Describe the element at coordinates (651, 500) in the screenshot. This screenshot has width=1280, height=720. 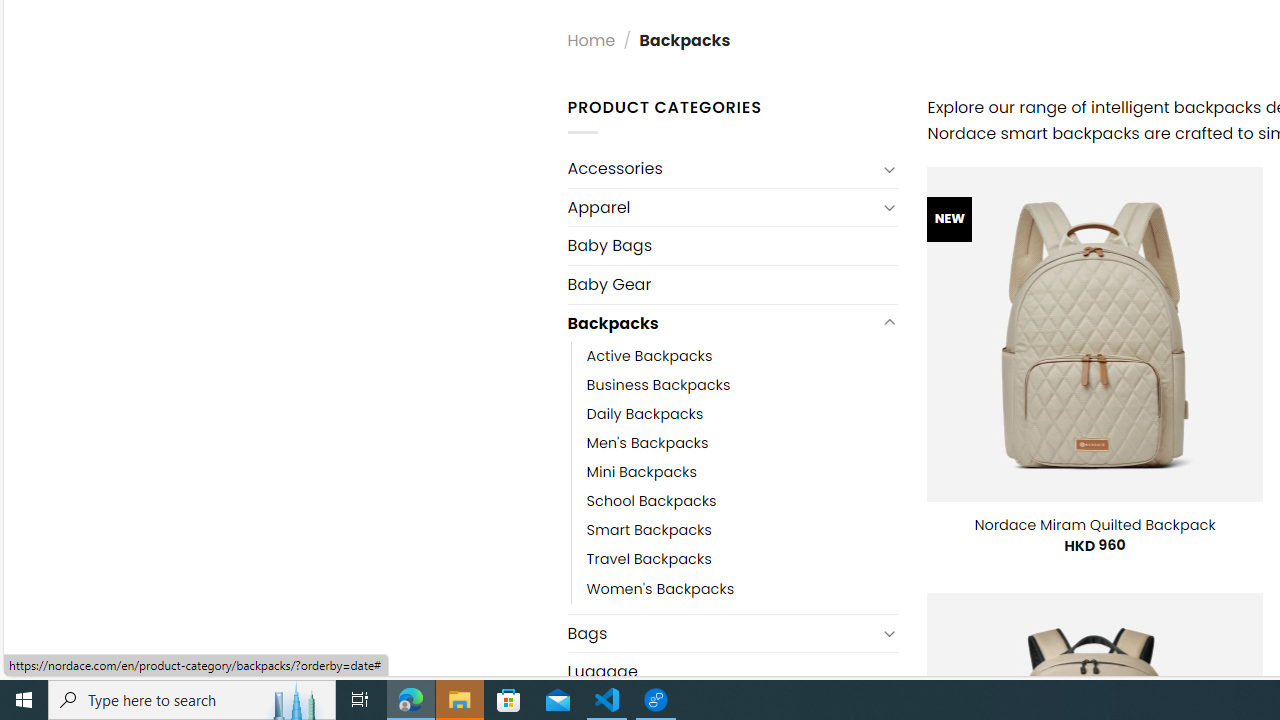
I see `'School Backpacks'` at that location.